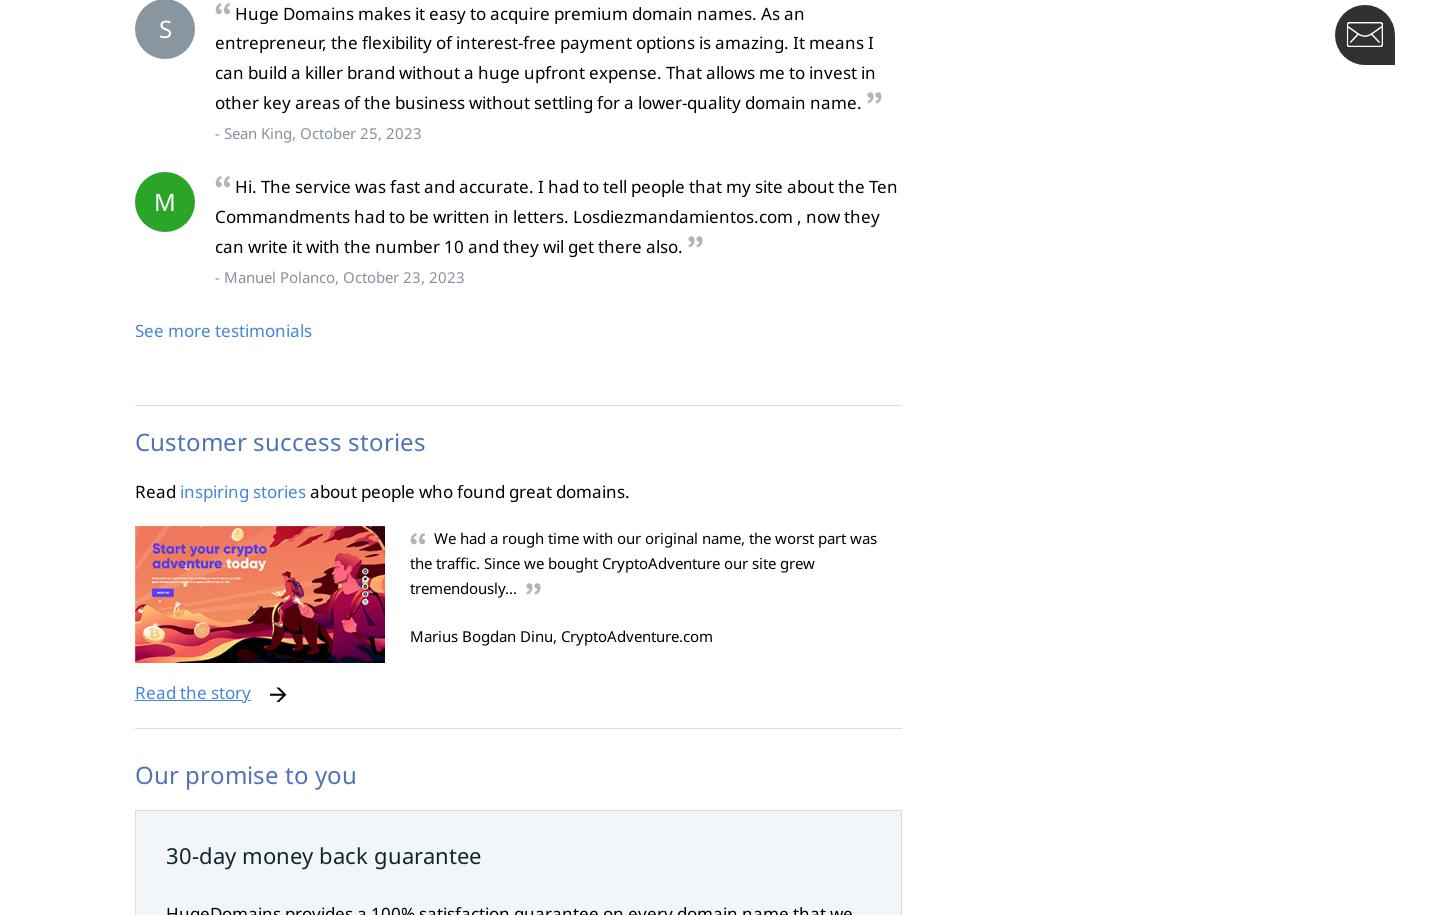  Describe the element at coordinates (223, 330) in the screenshot. I see `'See more testimonials'` at that location.